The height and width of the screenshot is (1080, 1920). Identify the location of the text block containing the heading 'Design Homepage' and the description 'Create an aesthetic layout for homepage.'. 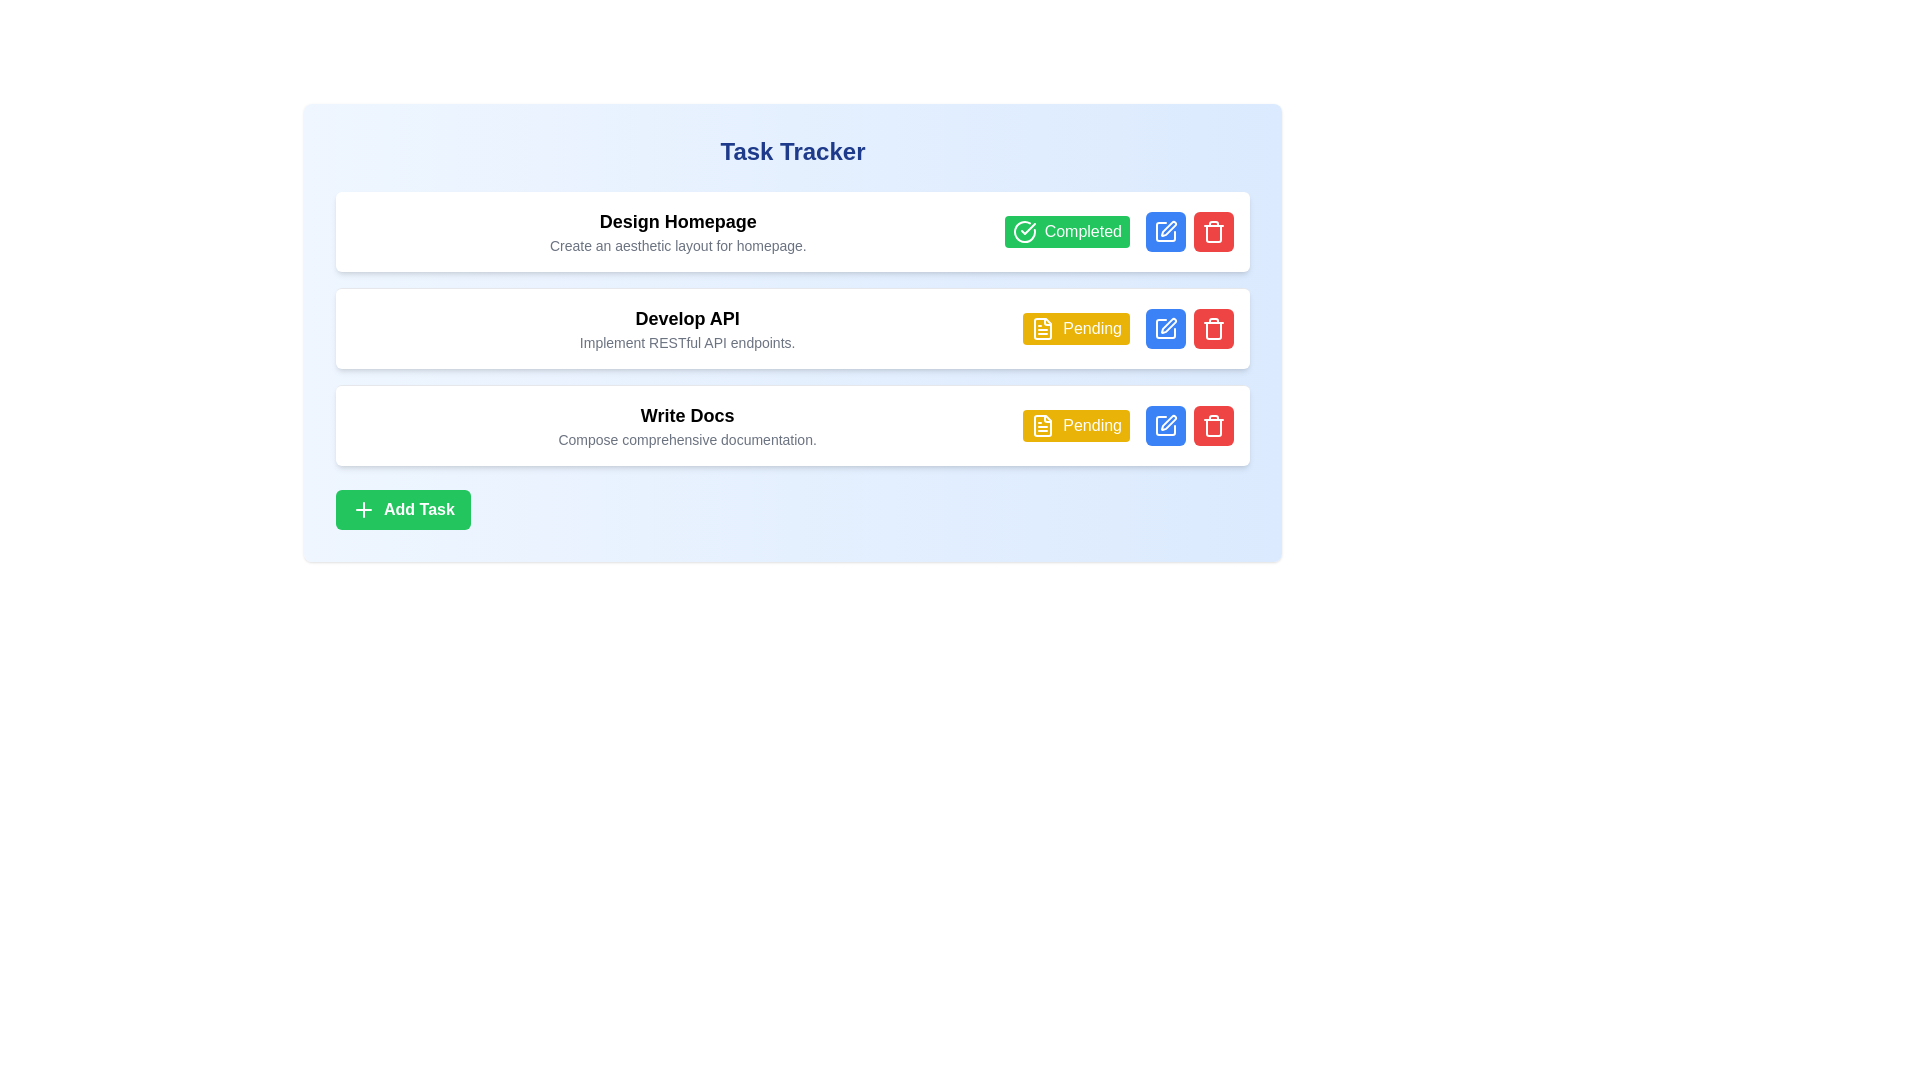
(678, 230).